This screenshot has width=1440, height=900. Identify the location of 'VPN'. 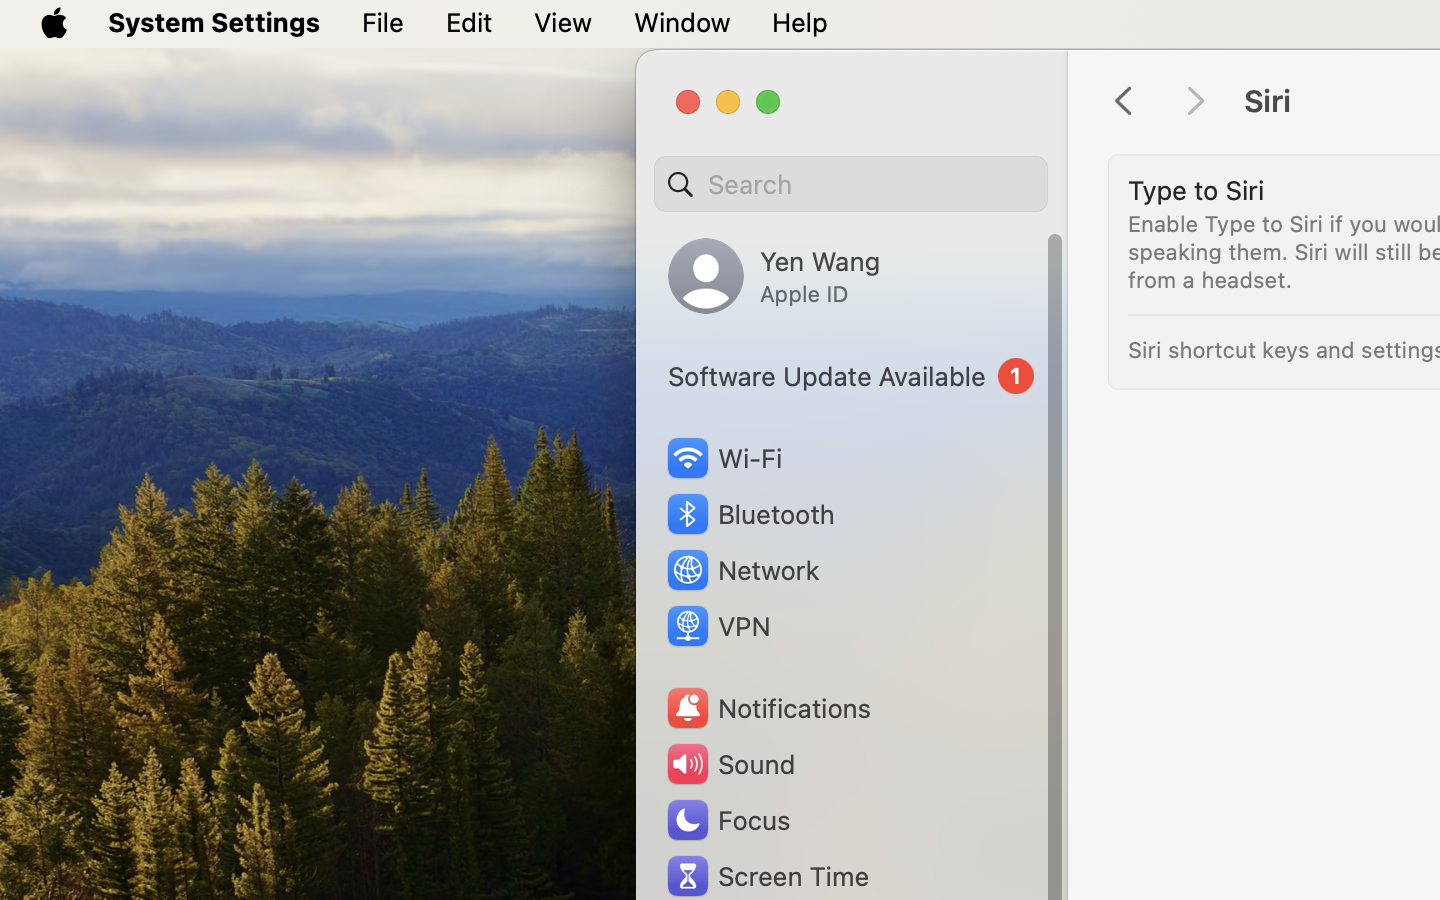
(716, 626).